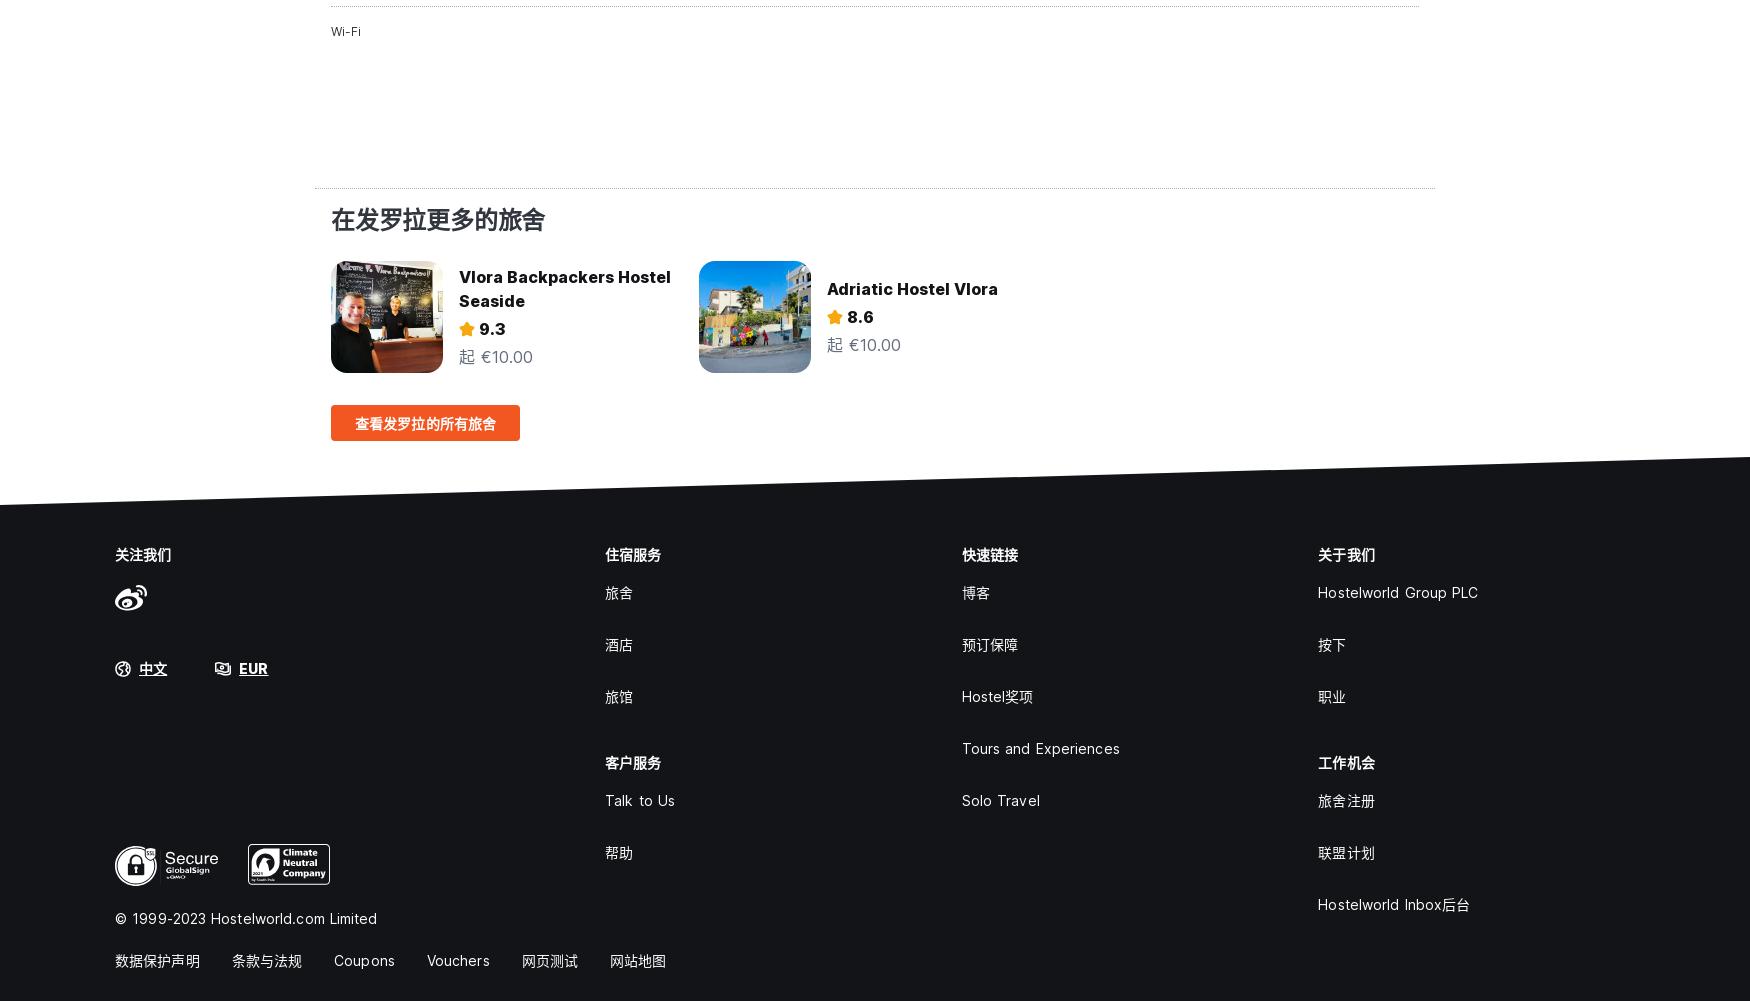  I want to click on '9.3', so click(492, 329).